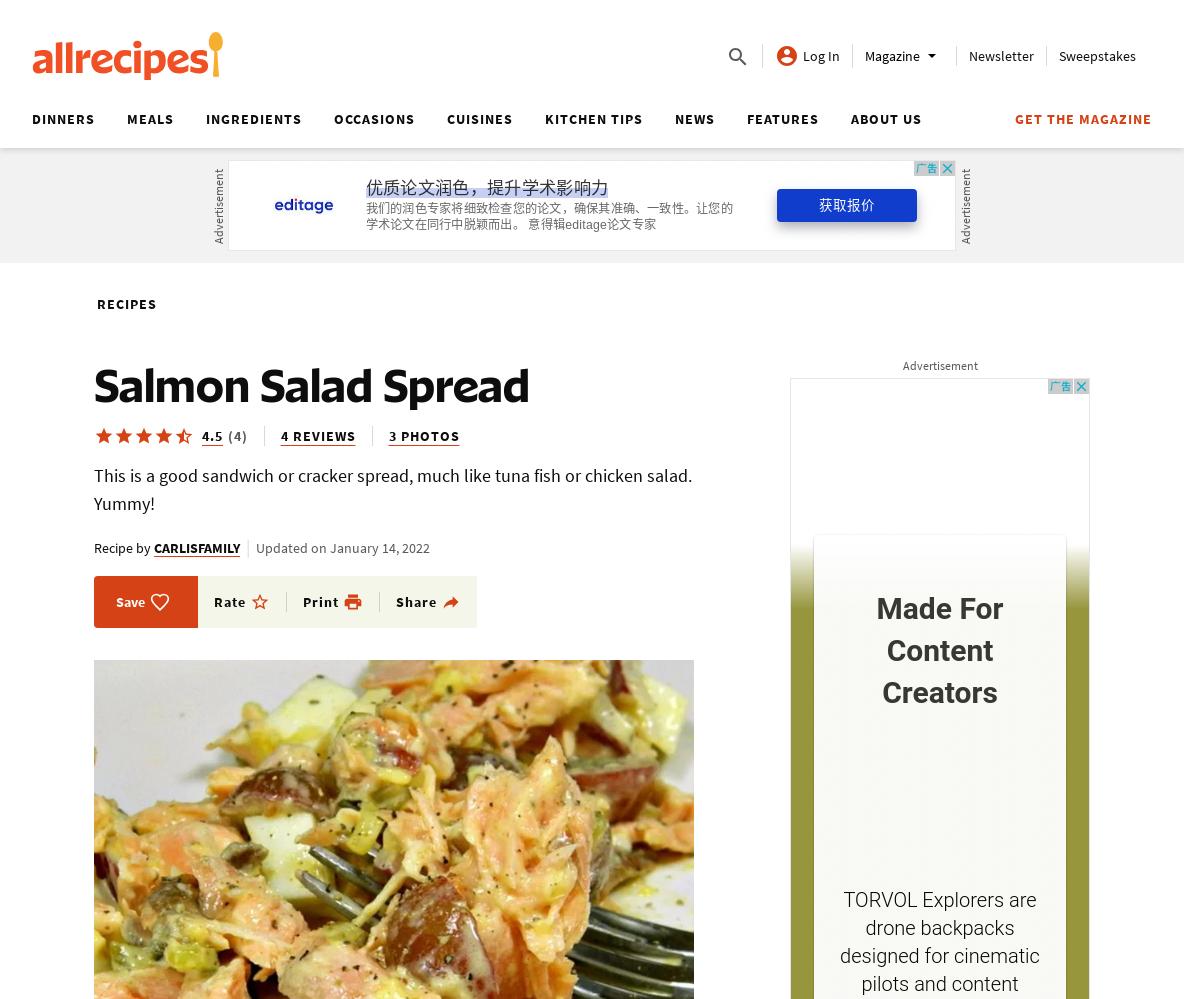  What do you see at coordinates (695, 118) in the screenshot?
I see `'News'` at bounding box center [695, 118].